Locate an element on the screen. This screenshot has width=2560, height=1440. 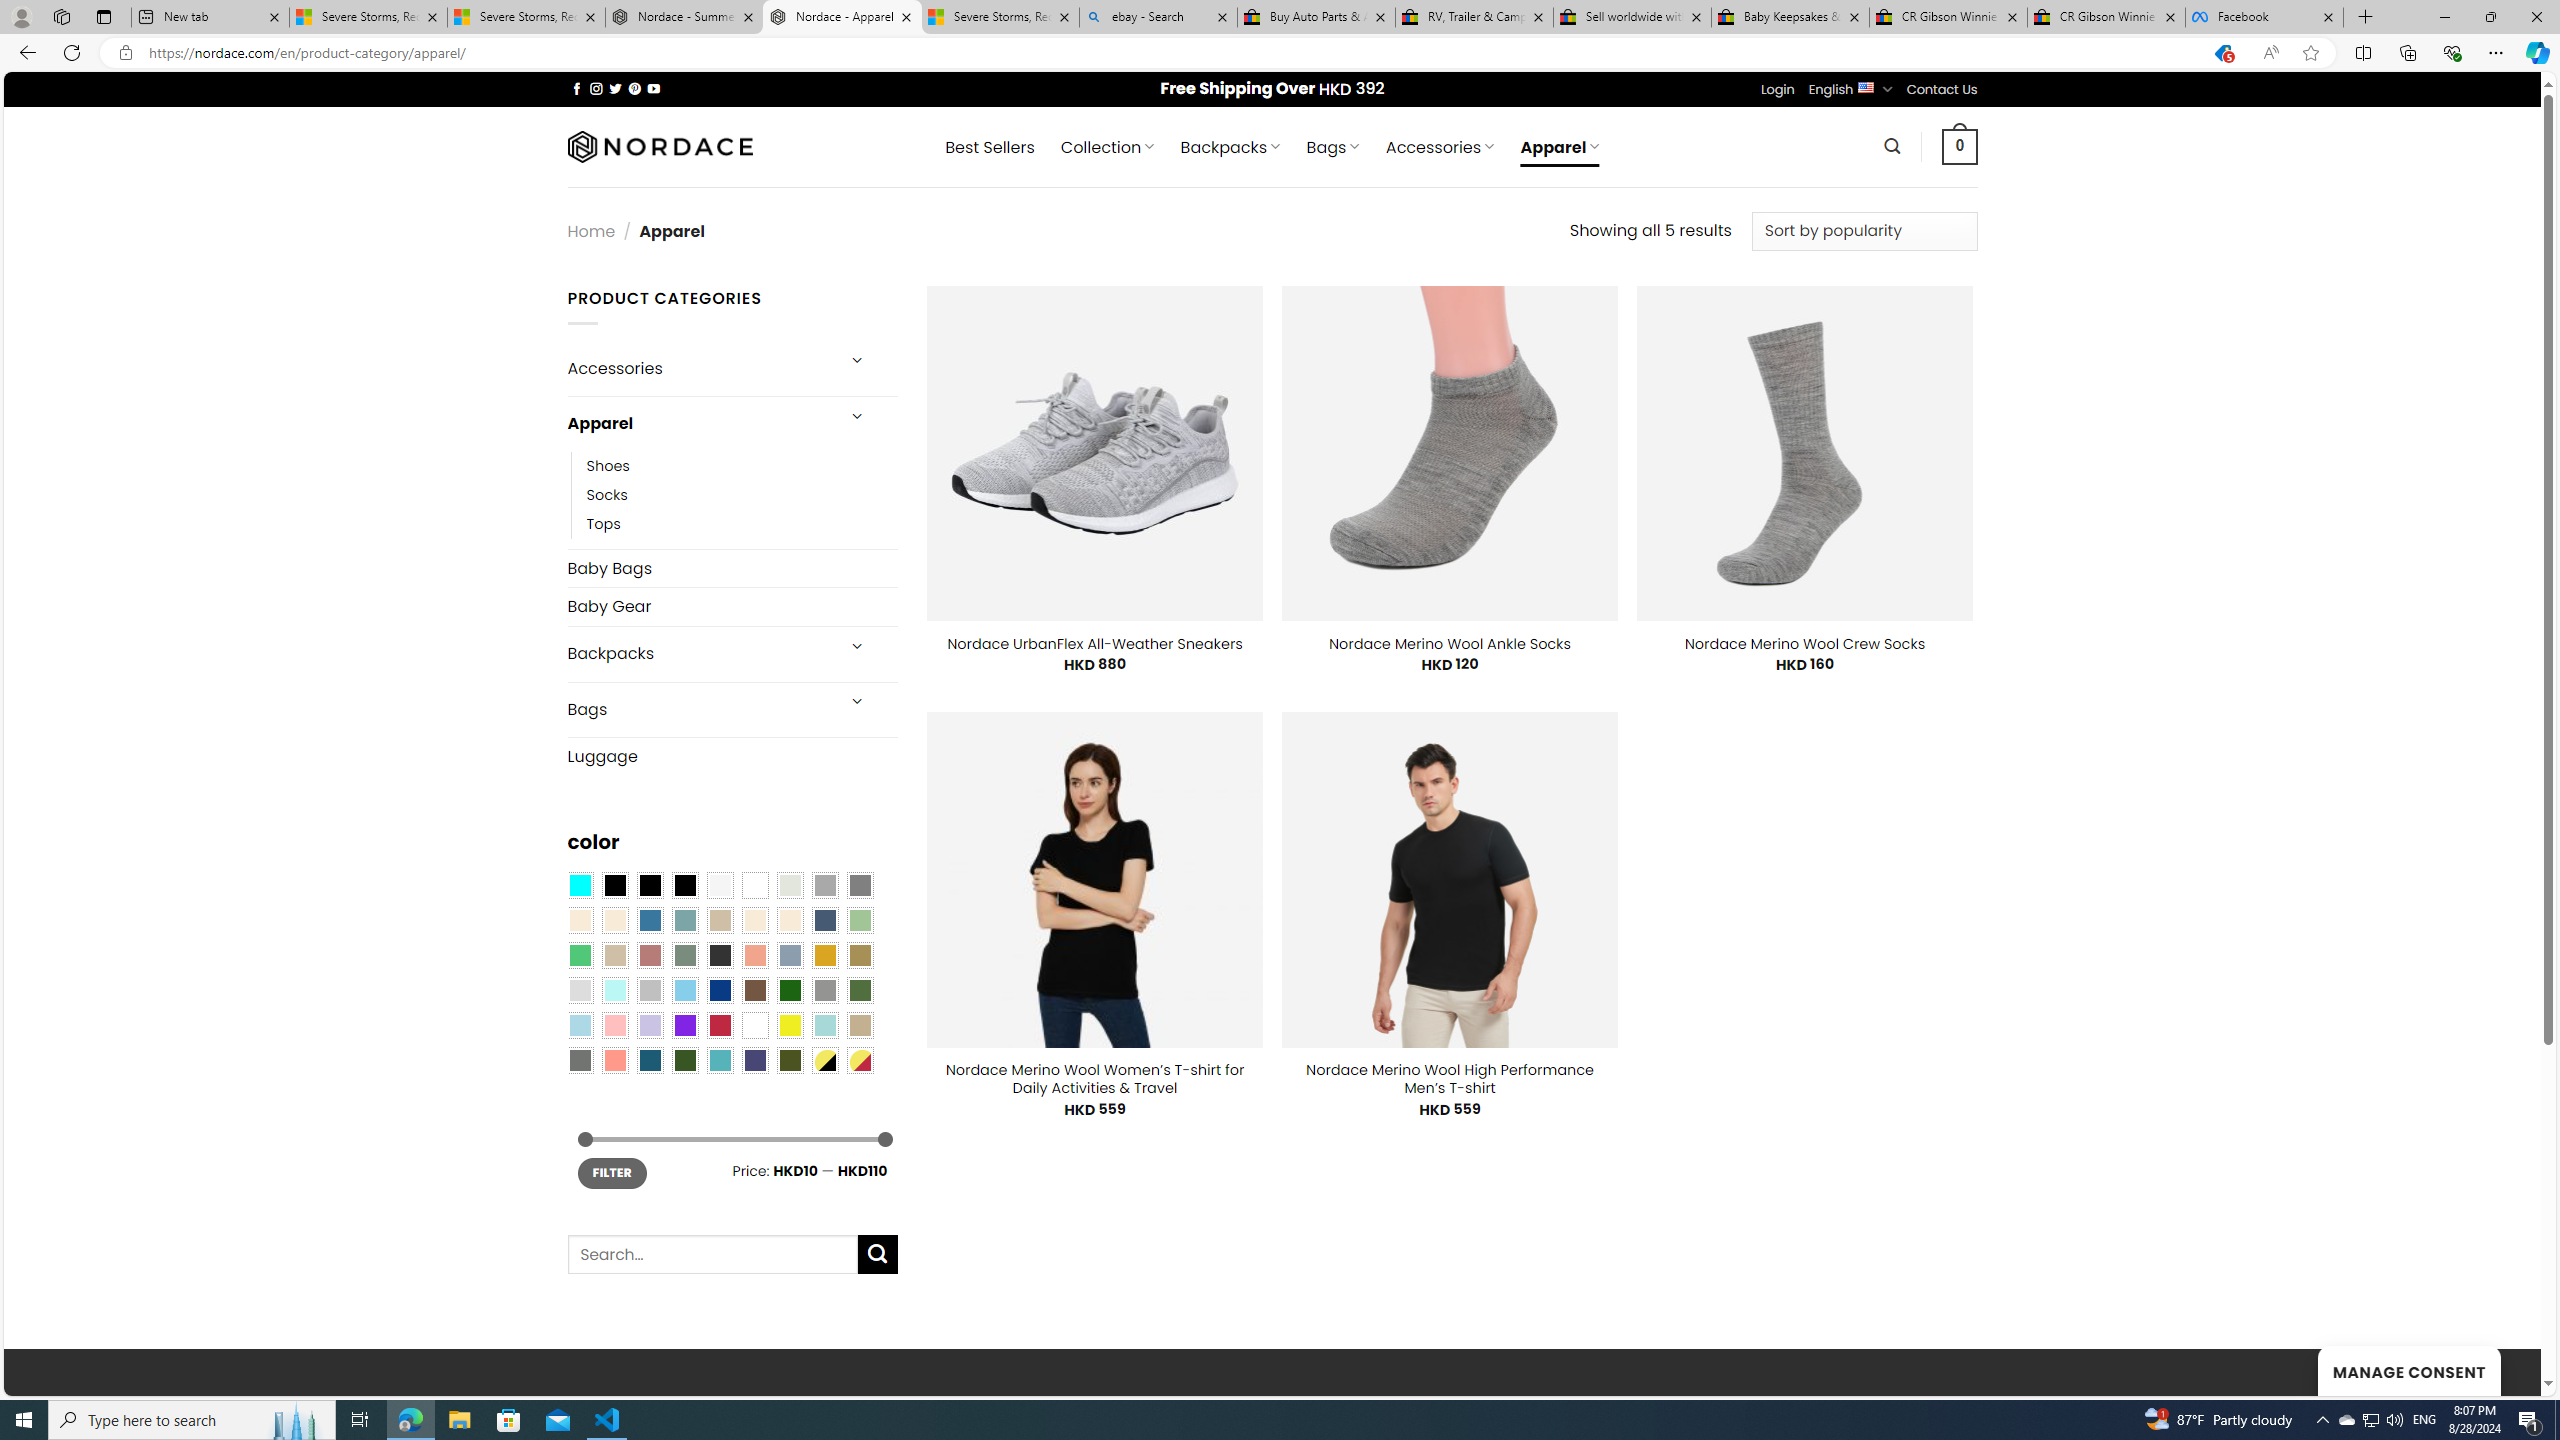
'Luggage' is located at coordinates (731, 755).